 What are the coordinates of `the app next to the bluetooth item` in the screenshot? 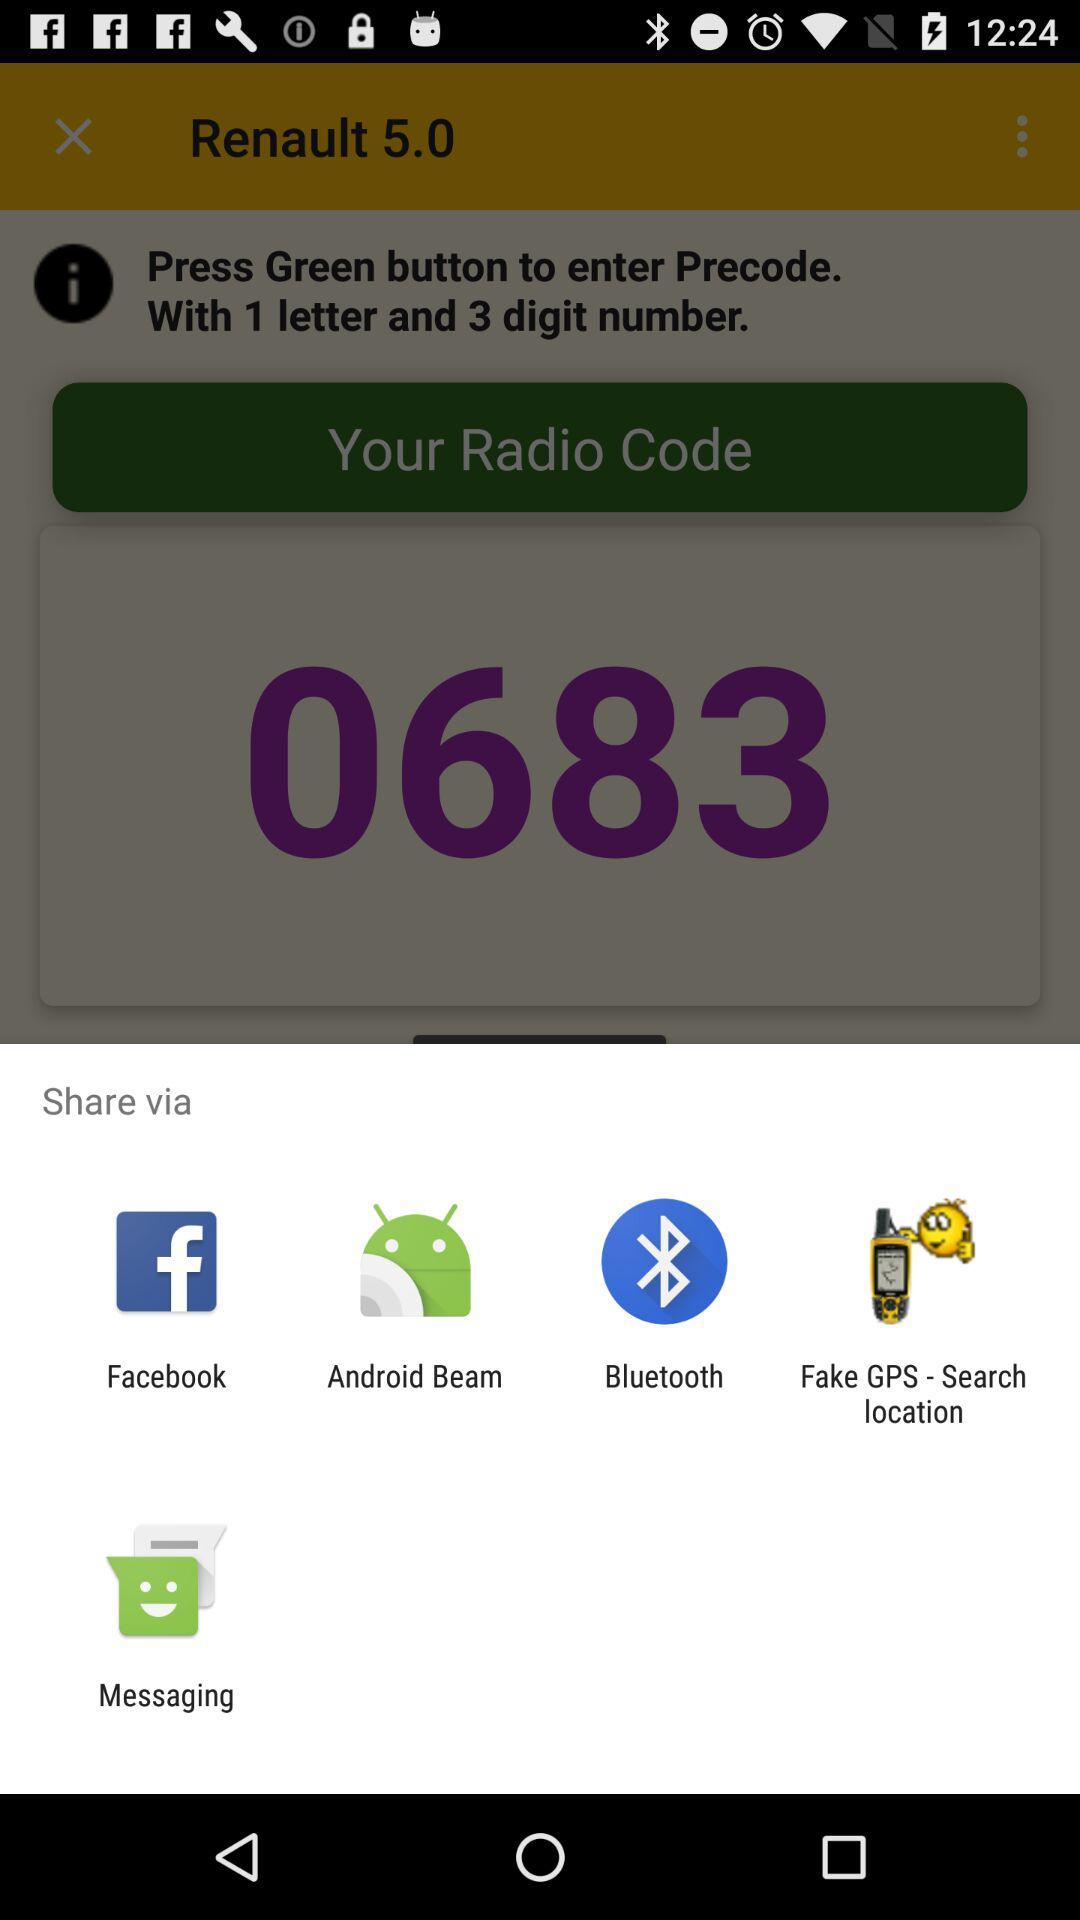 It's located at (414, 1392).